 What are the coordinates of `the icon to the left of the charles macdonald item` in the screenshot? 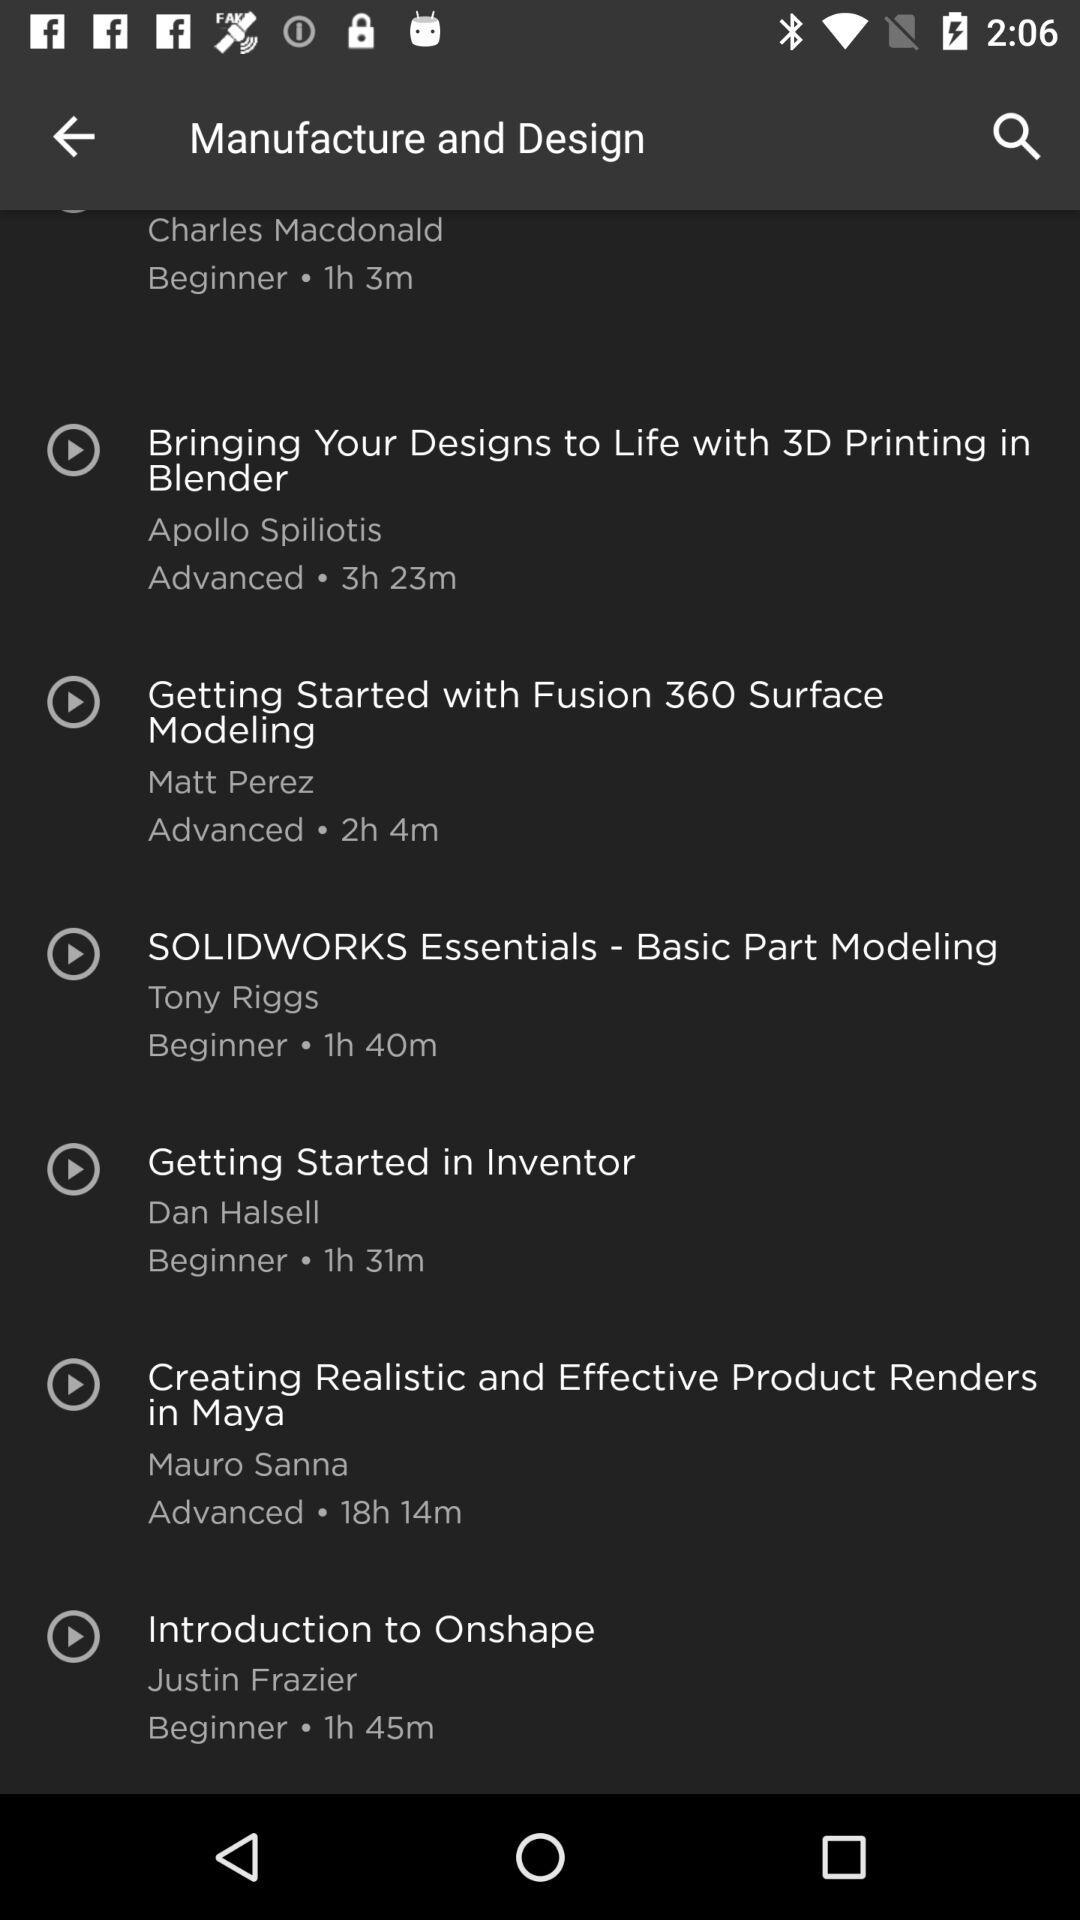 It's located at (72, 135).